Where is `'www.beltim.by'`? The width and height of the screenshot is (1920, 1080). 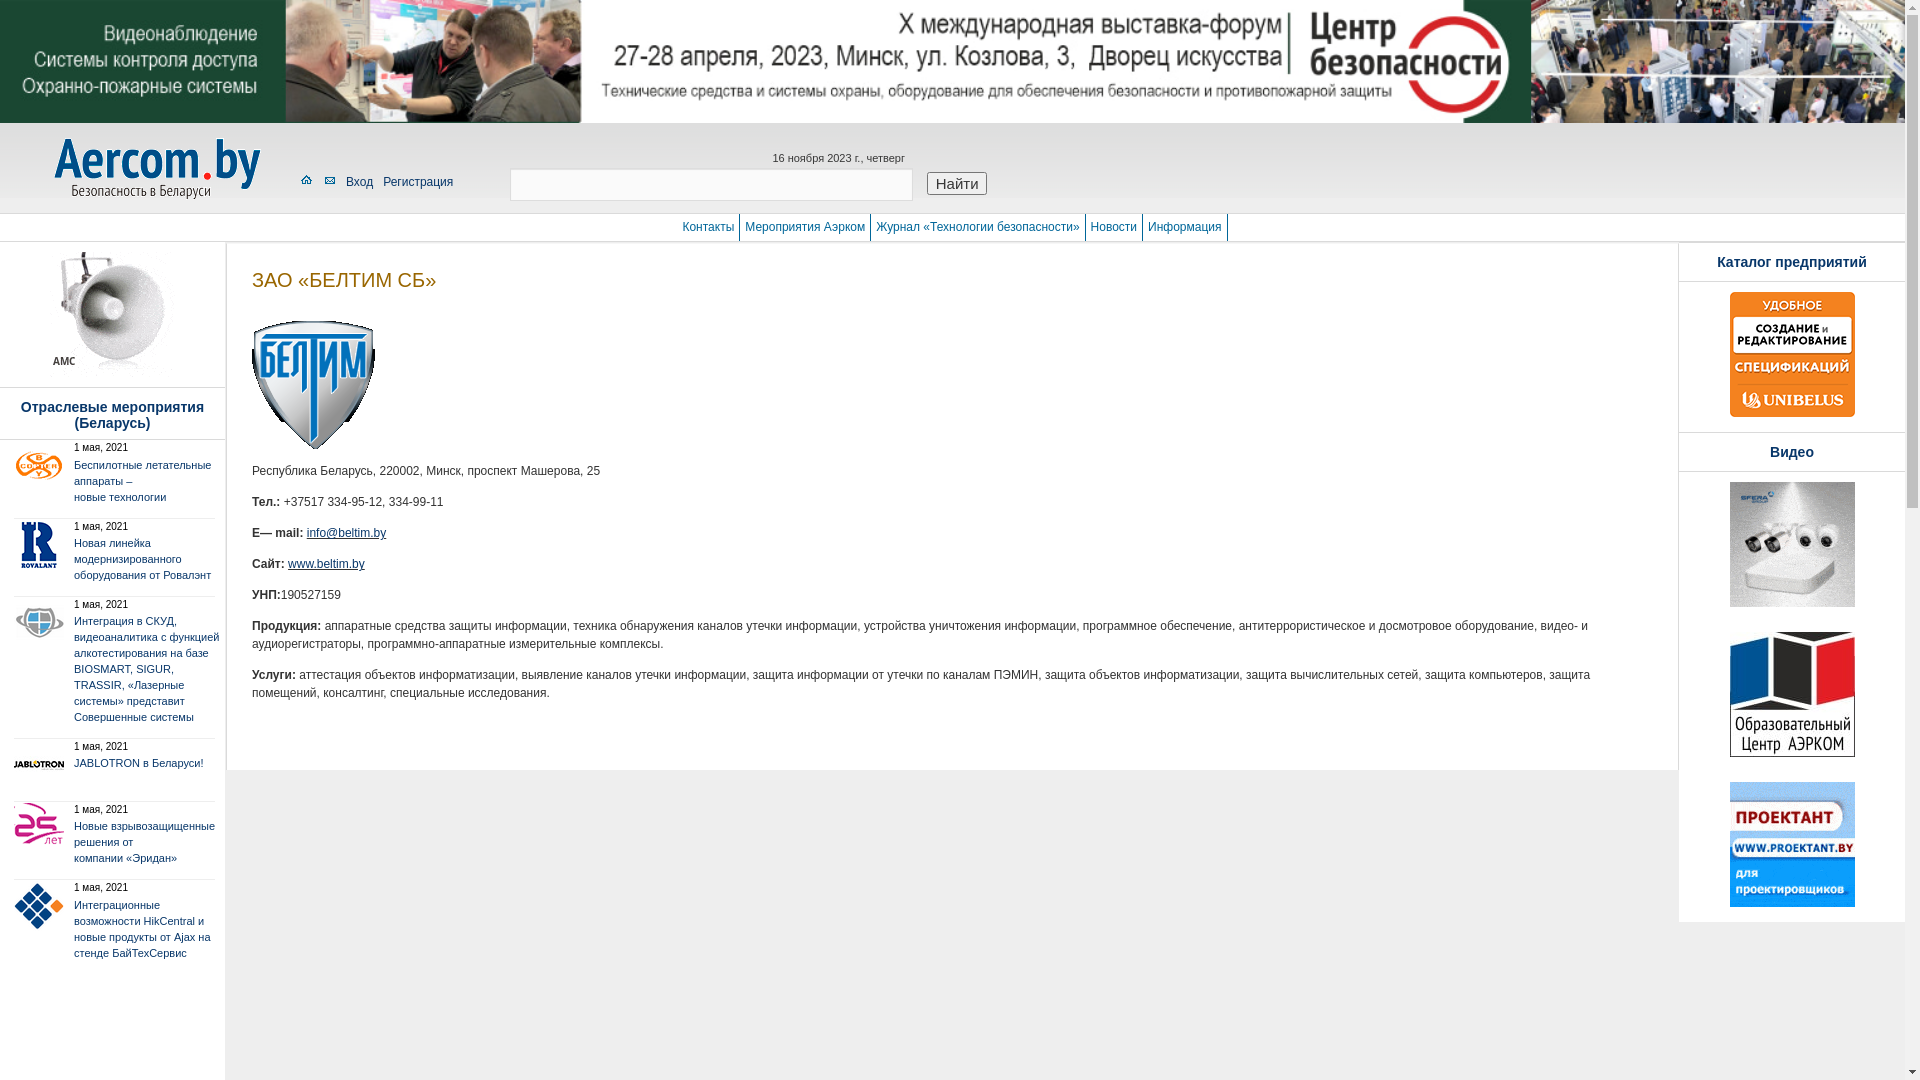
'www.beltim.by' is located at coordinates (326, 563).